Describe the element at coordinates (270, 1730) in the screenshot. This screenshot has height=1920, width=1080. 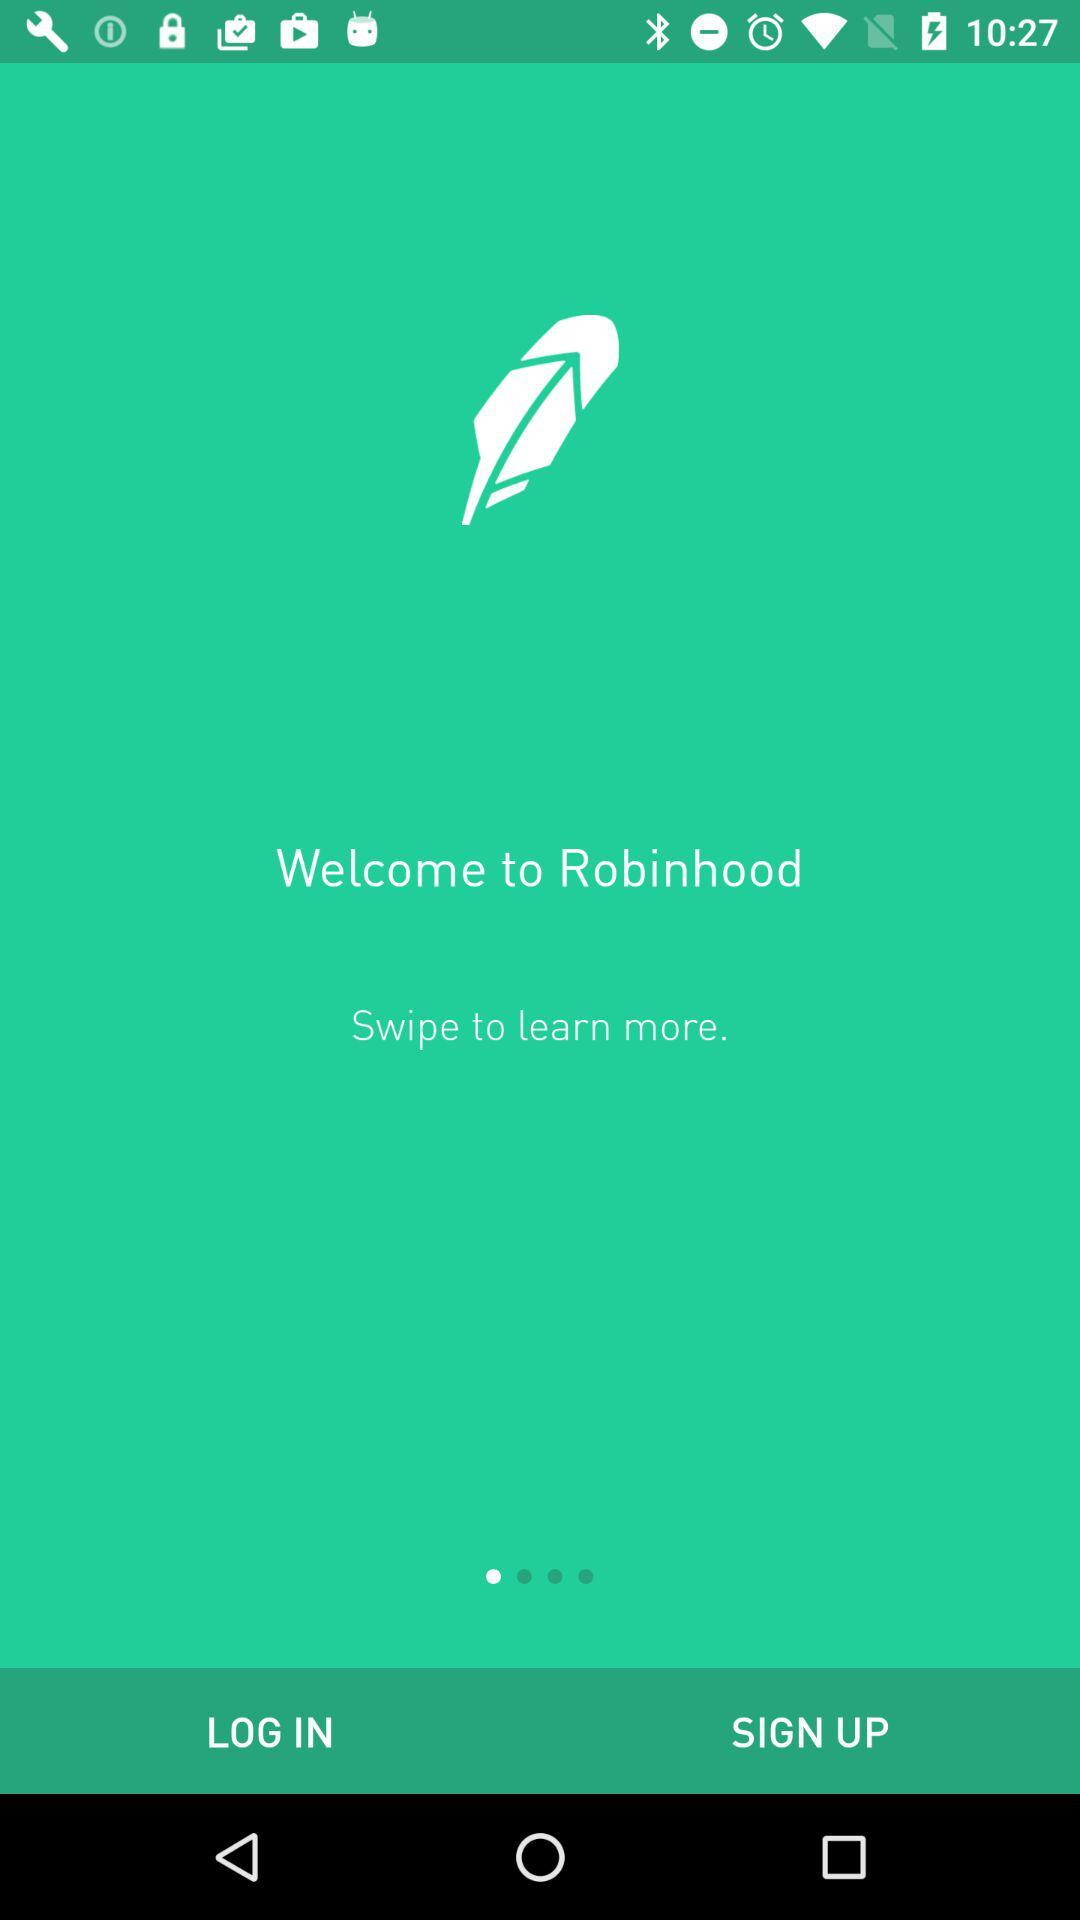
I see `icon next to the sign up item` at that location.